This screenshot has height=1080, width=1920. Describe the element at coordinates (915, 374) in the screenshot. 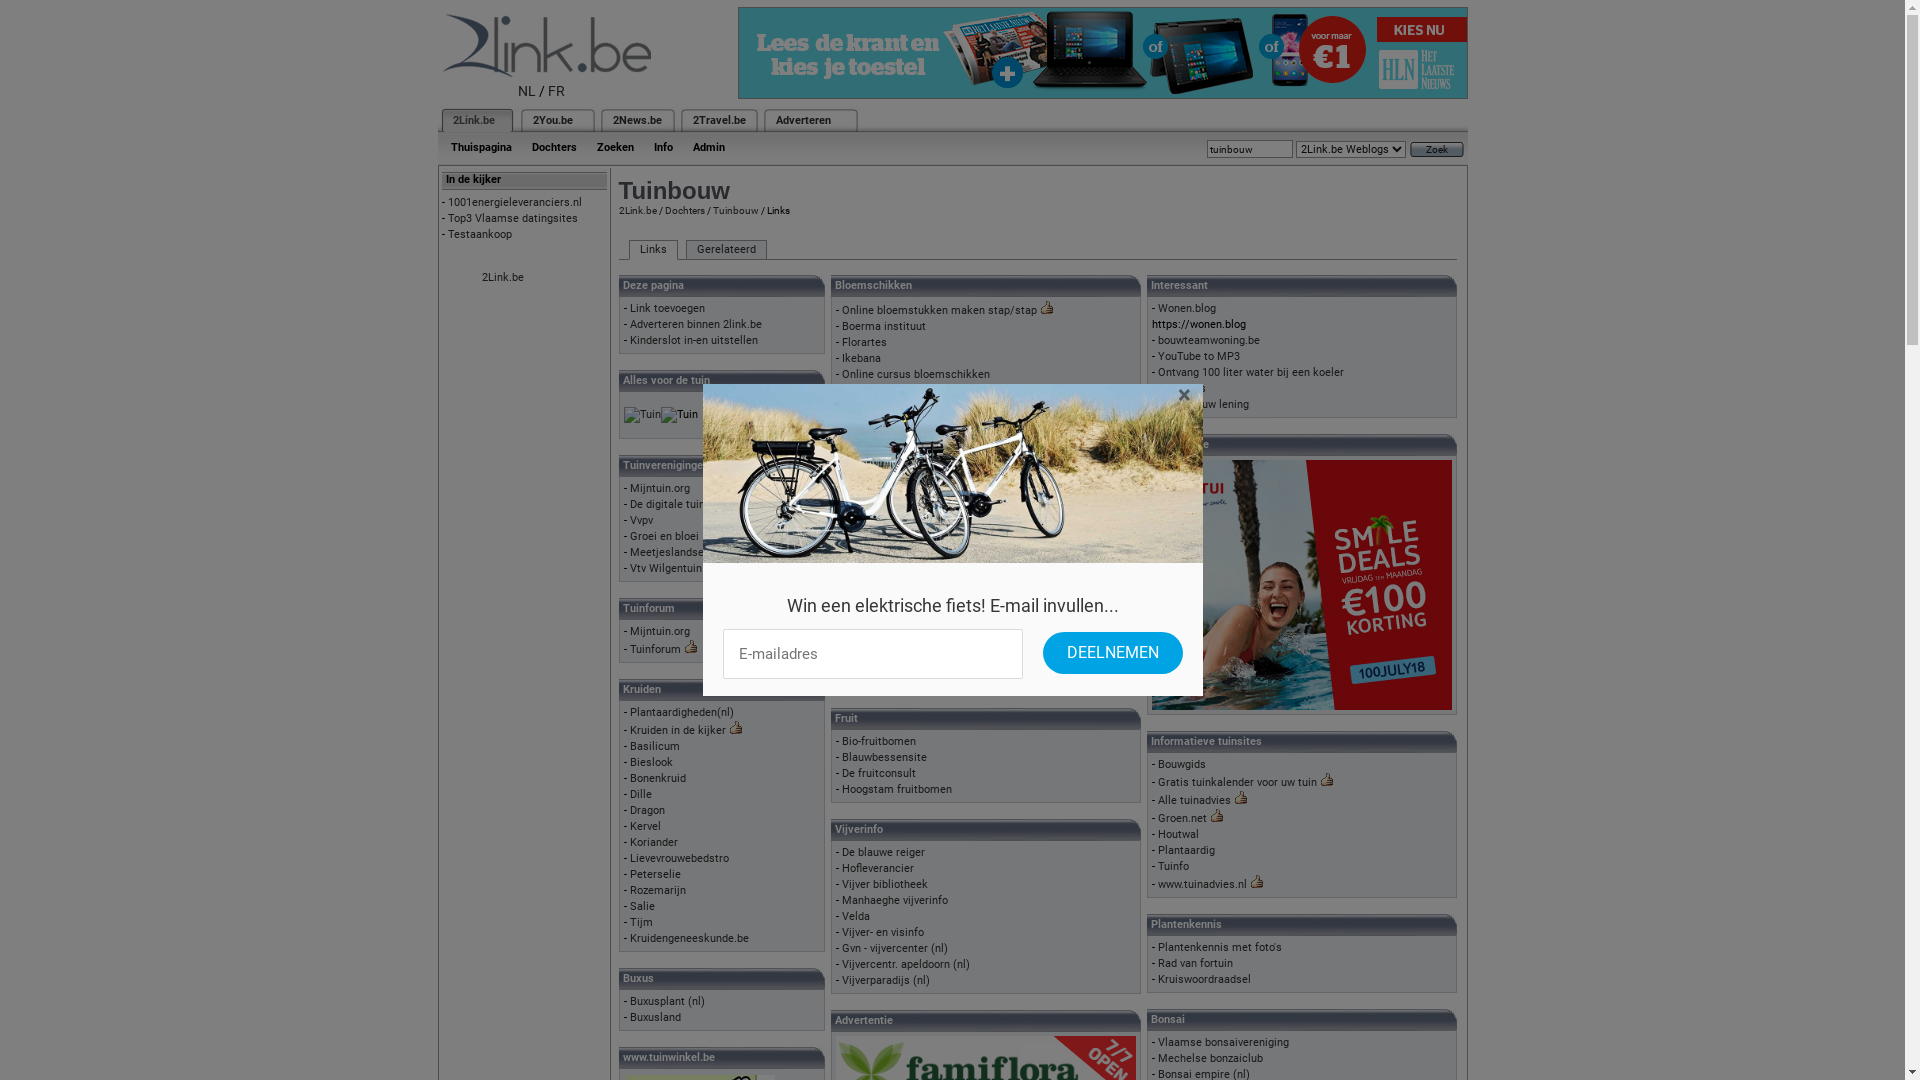

I see `'Online cursus bloemschikken'` at that location.